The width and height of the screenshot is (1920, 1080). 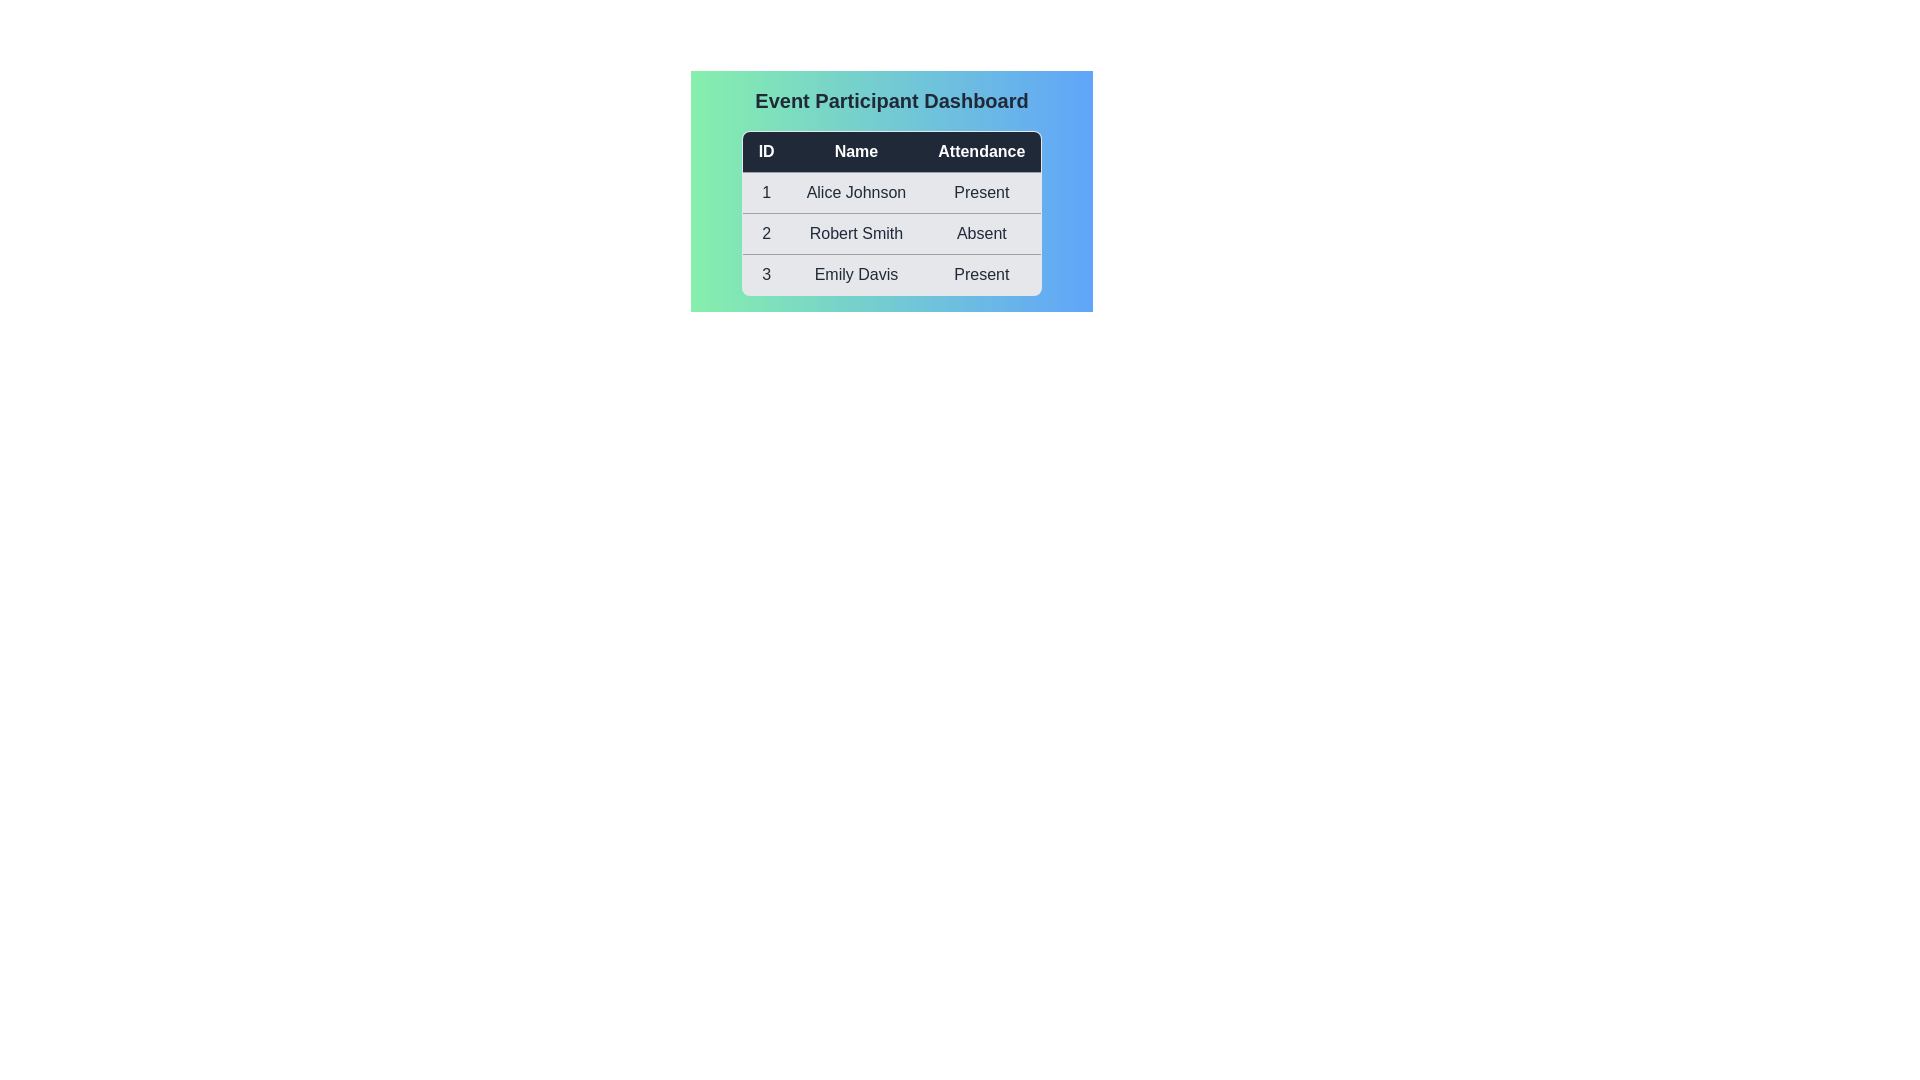 I want to click on attendance data of the participant 'Alice Johnson' with ID '1' marked as 'Present' from the first table row below the headers, so click(x=891, y=192).